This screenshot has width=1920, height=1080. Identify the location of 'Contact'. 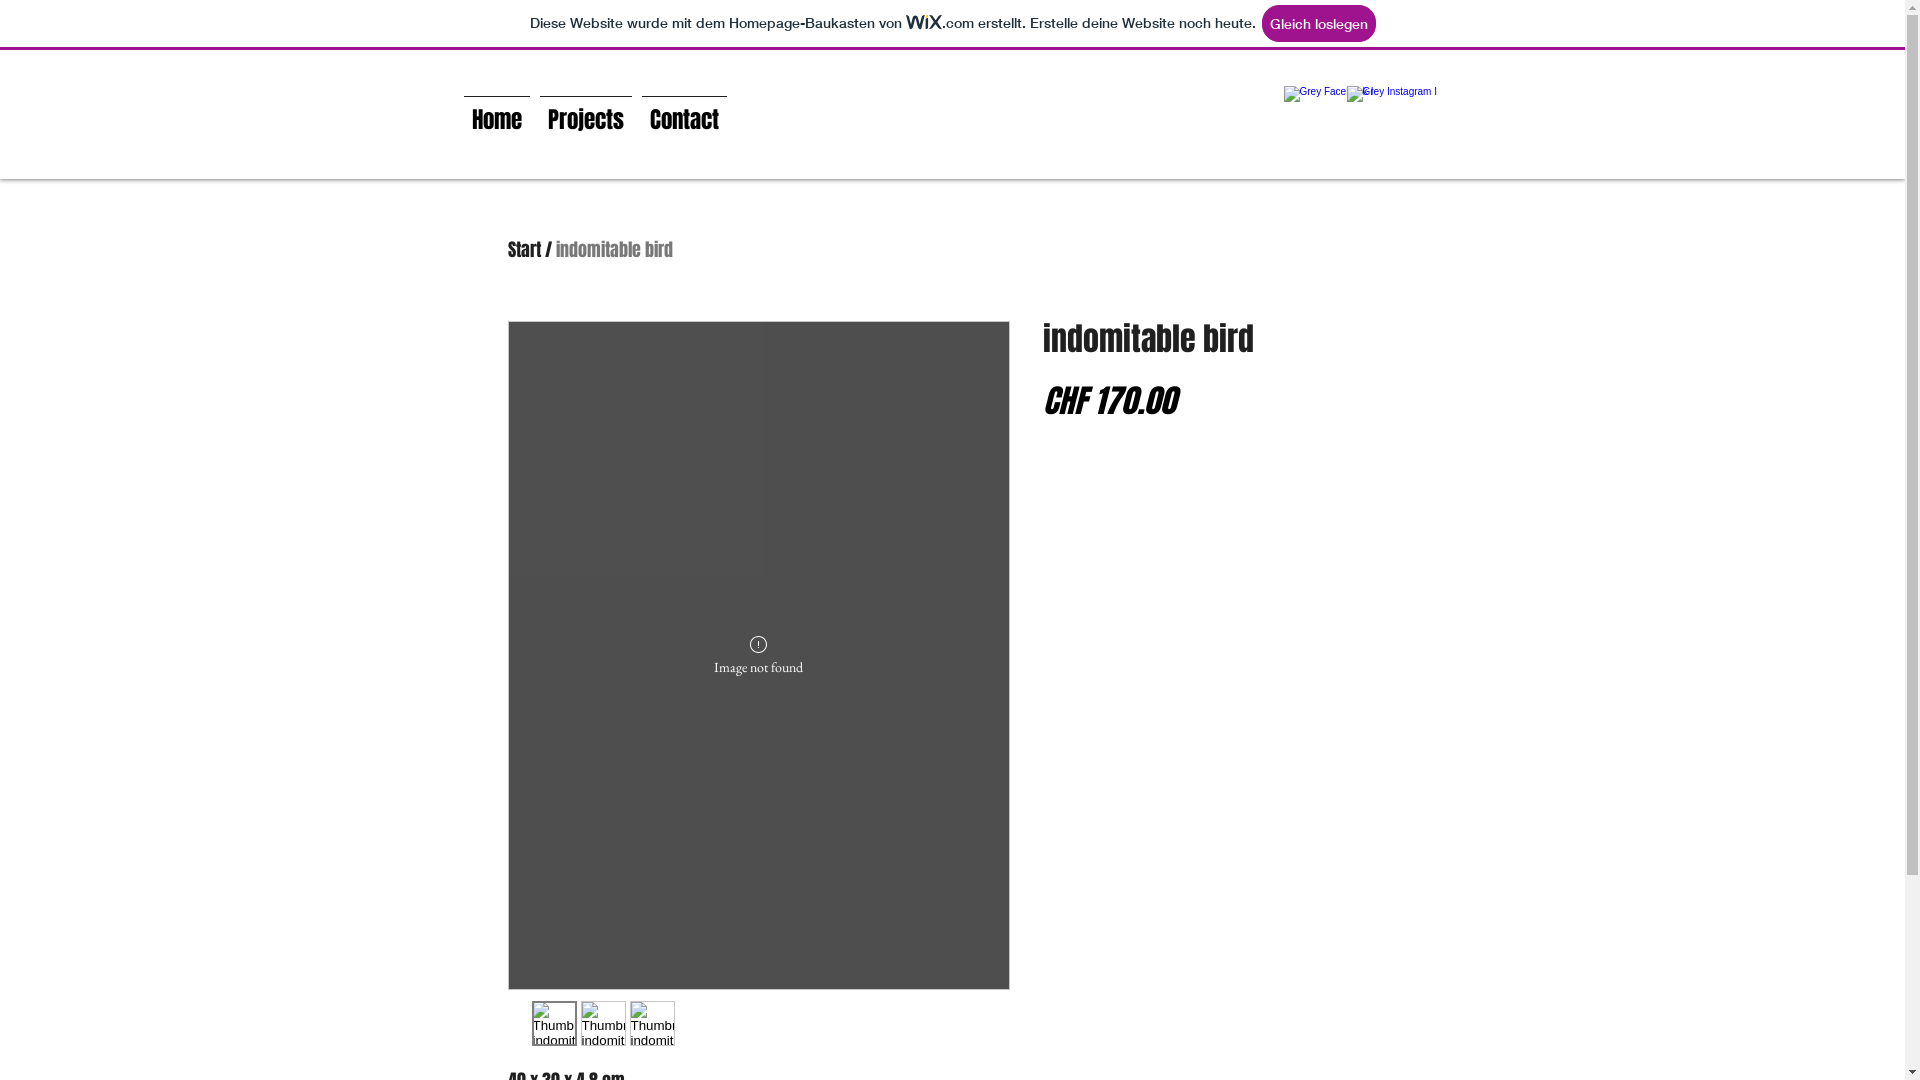
(683, 111).